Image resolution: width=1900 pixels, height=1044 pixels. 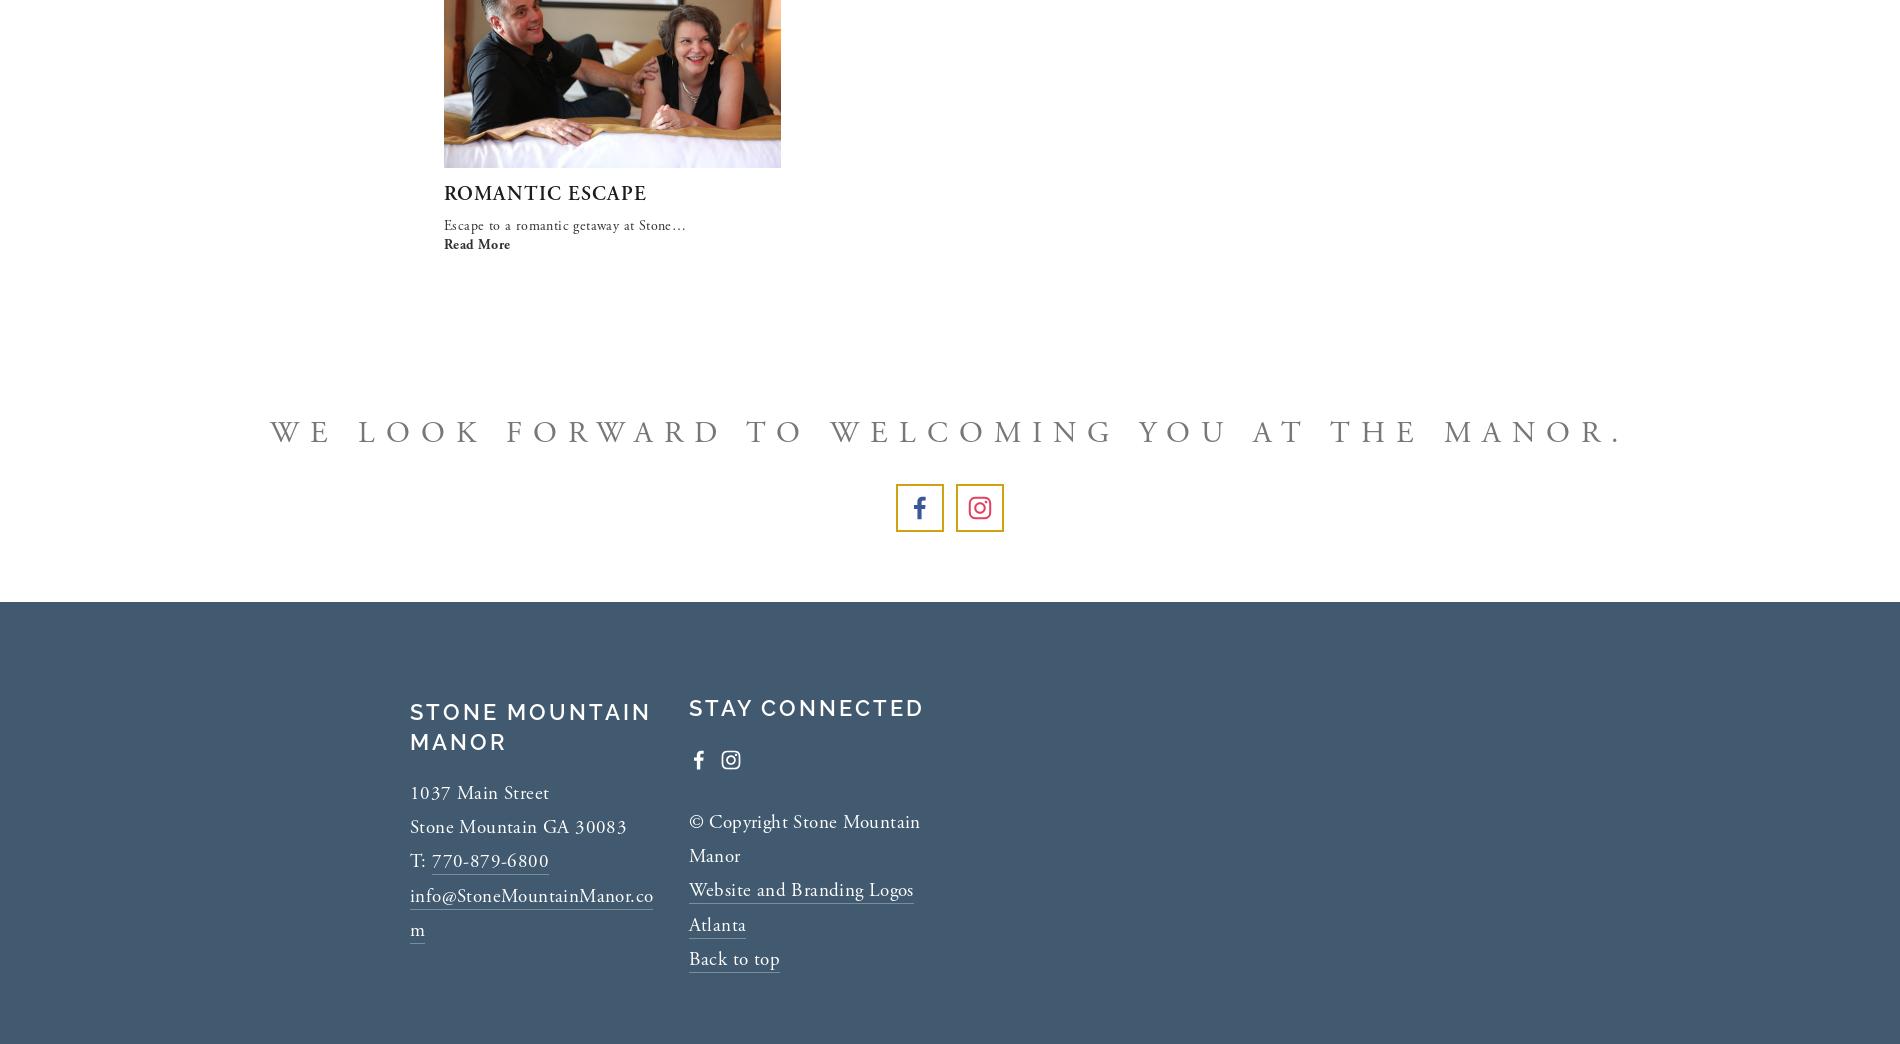 I want to click on 'Romantic Escape', so click(x=545, y=192).